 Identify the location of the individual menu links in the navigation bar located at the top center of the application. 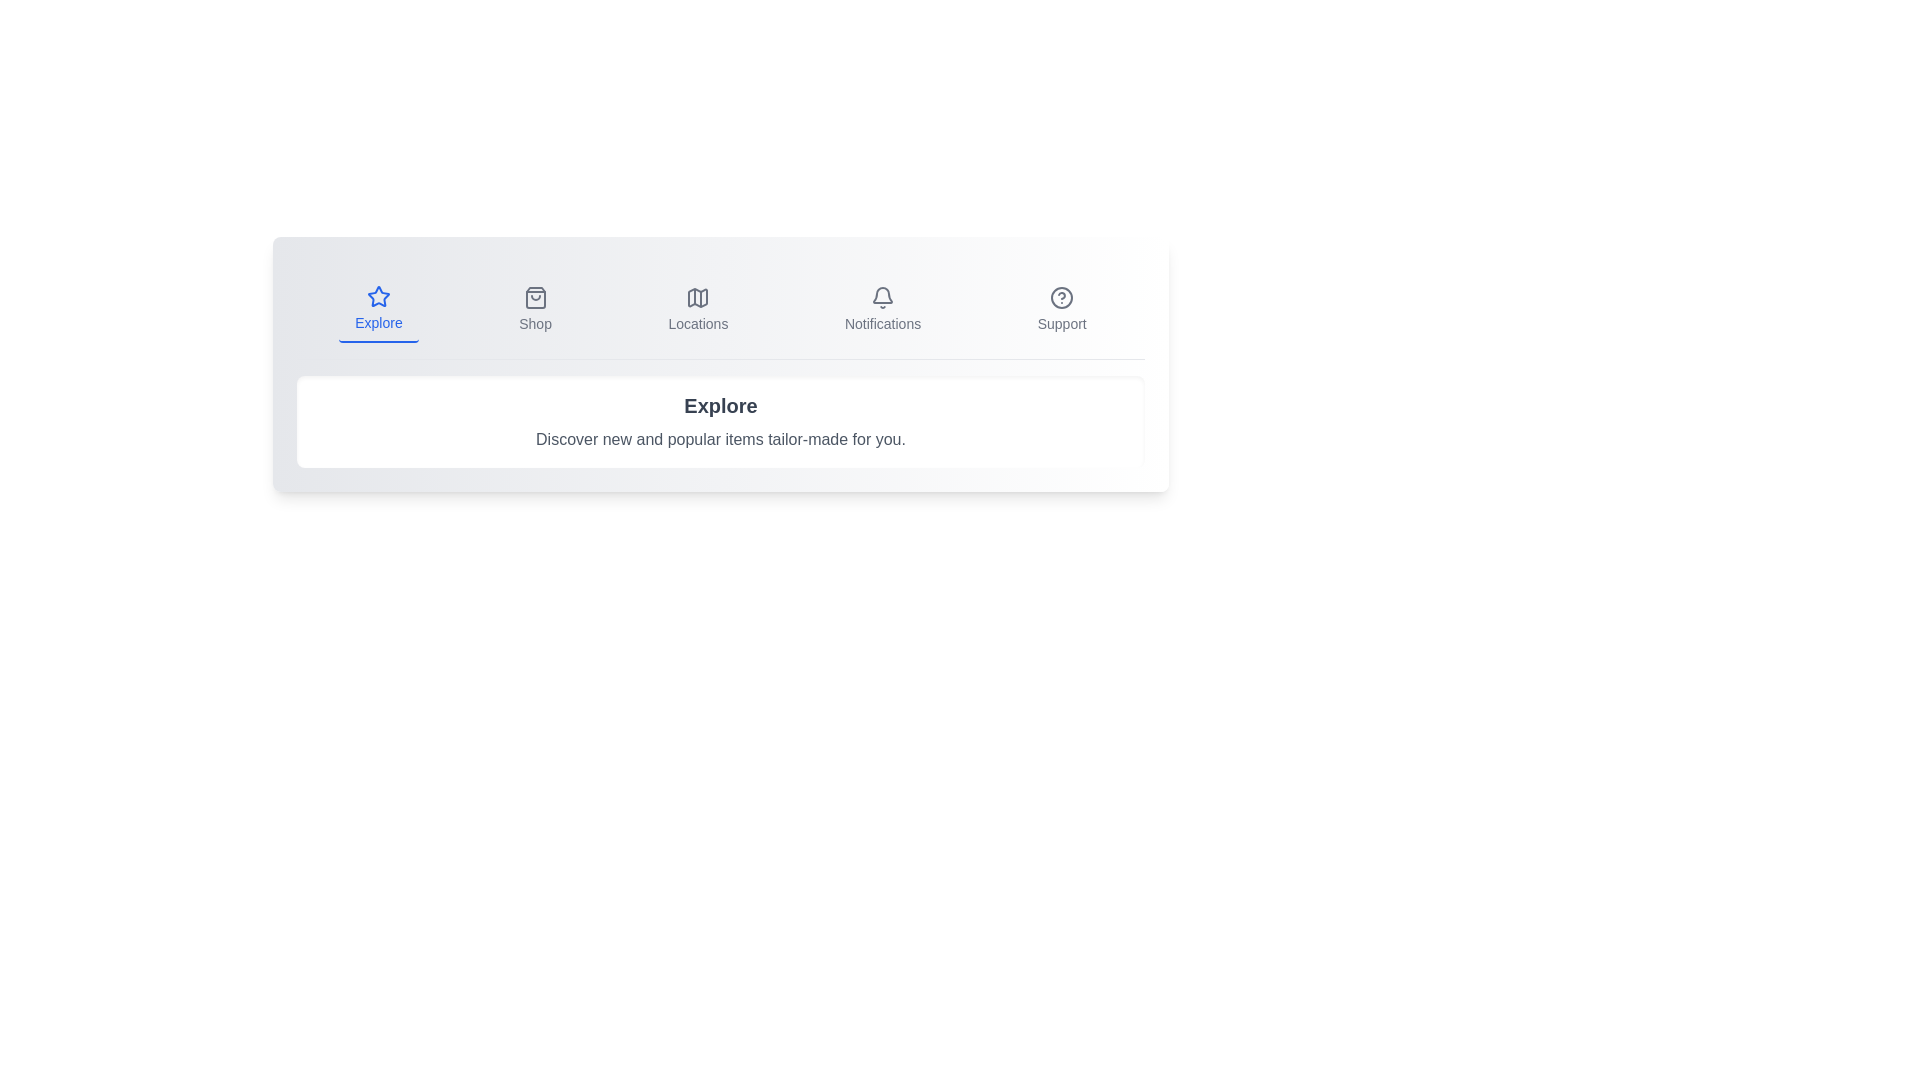
(720, 309).